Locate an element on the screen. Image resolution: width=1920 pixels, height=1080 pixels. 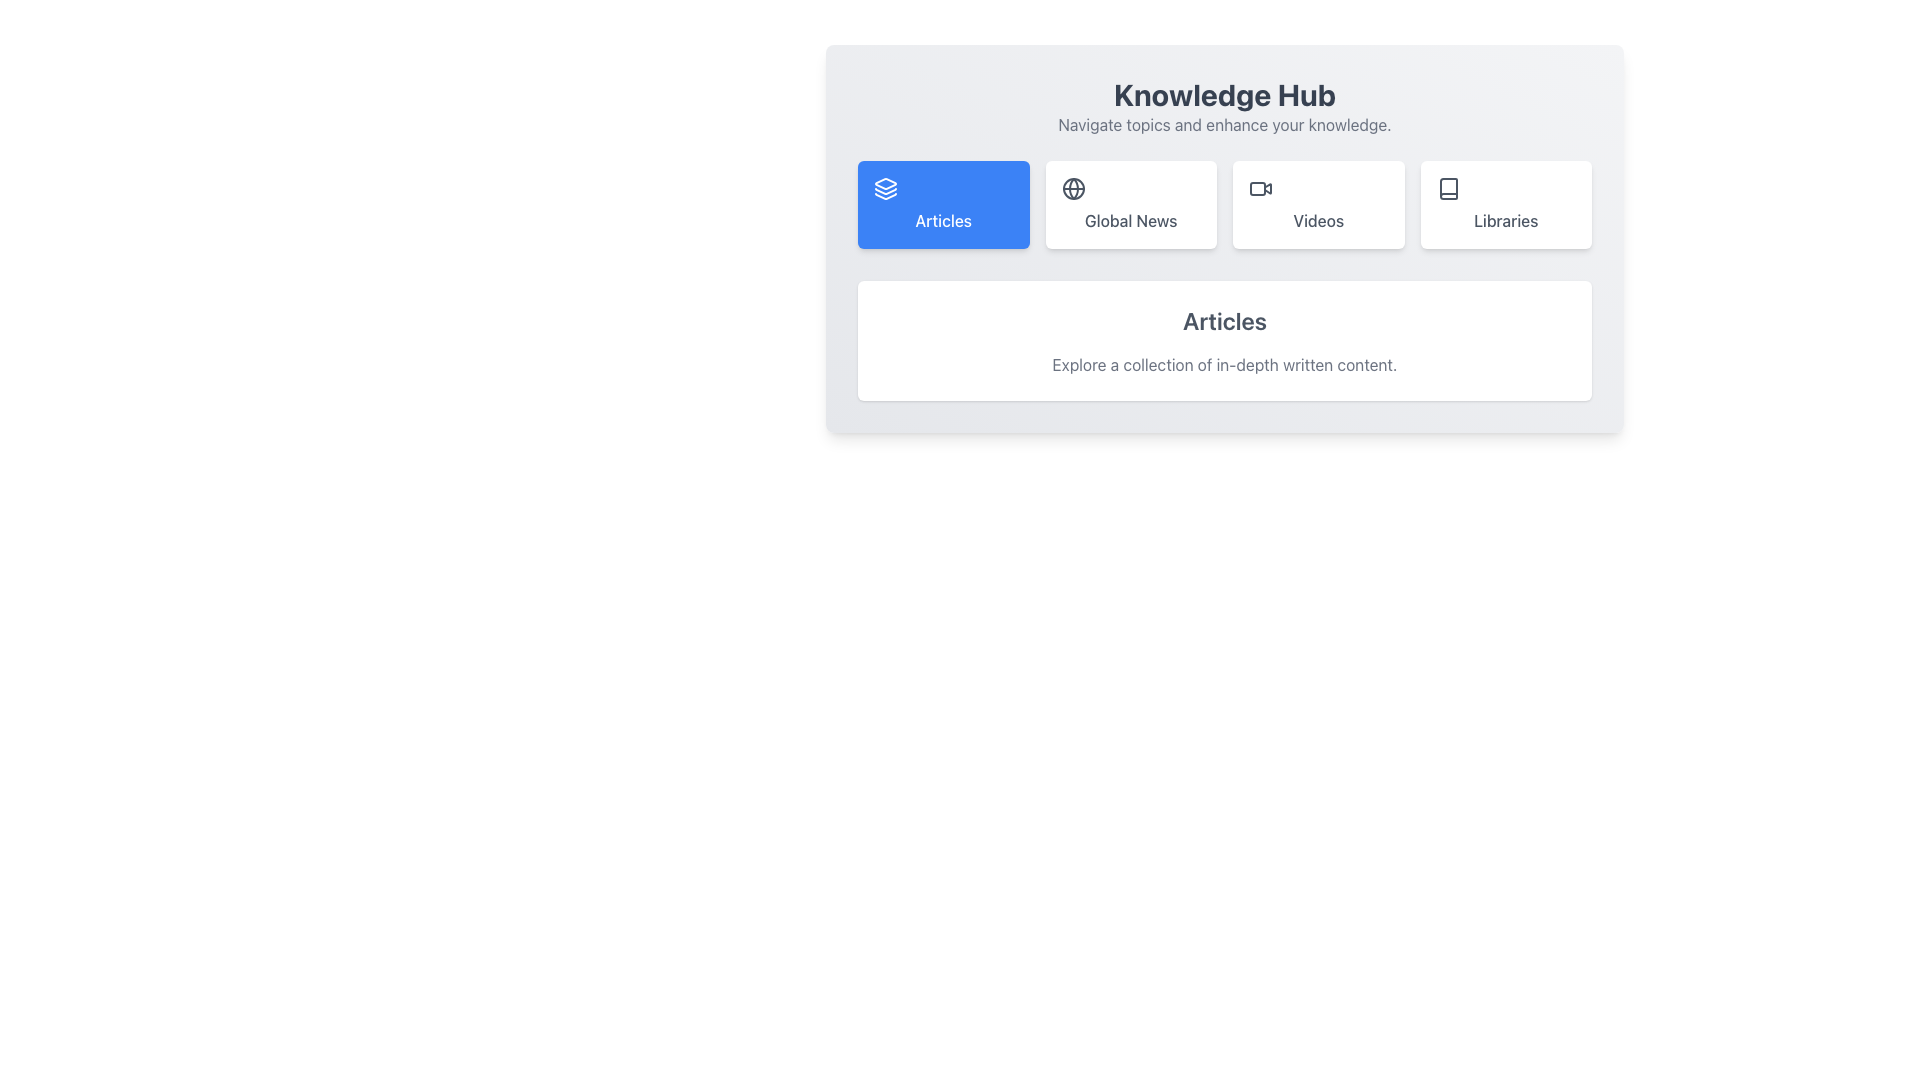
main header text element labeled 'Knowledge Hub' which introduces the section's theme and provides context is located at coordinates (1223, 95).